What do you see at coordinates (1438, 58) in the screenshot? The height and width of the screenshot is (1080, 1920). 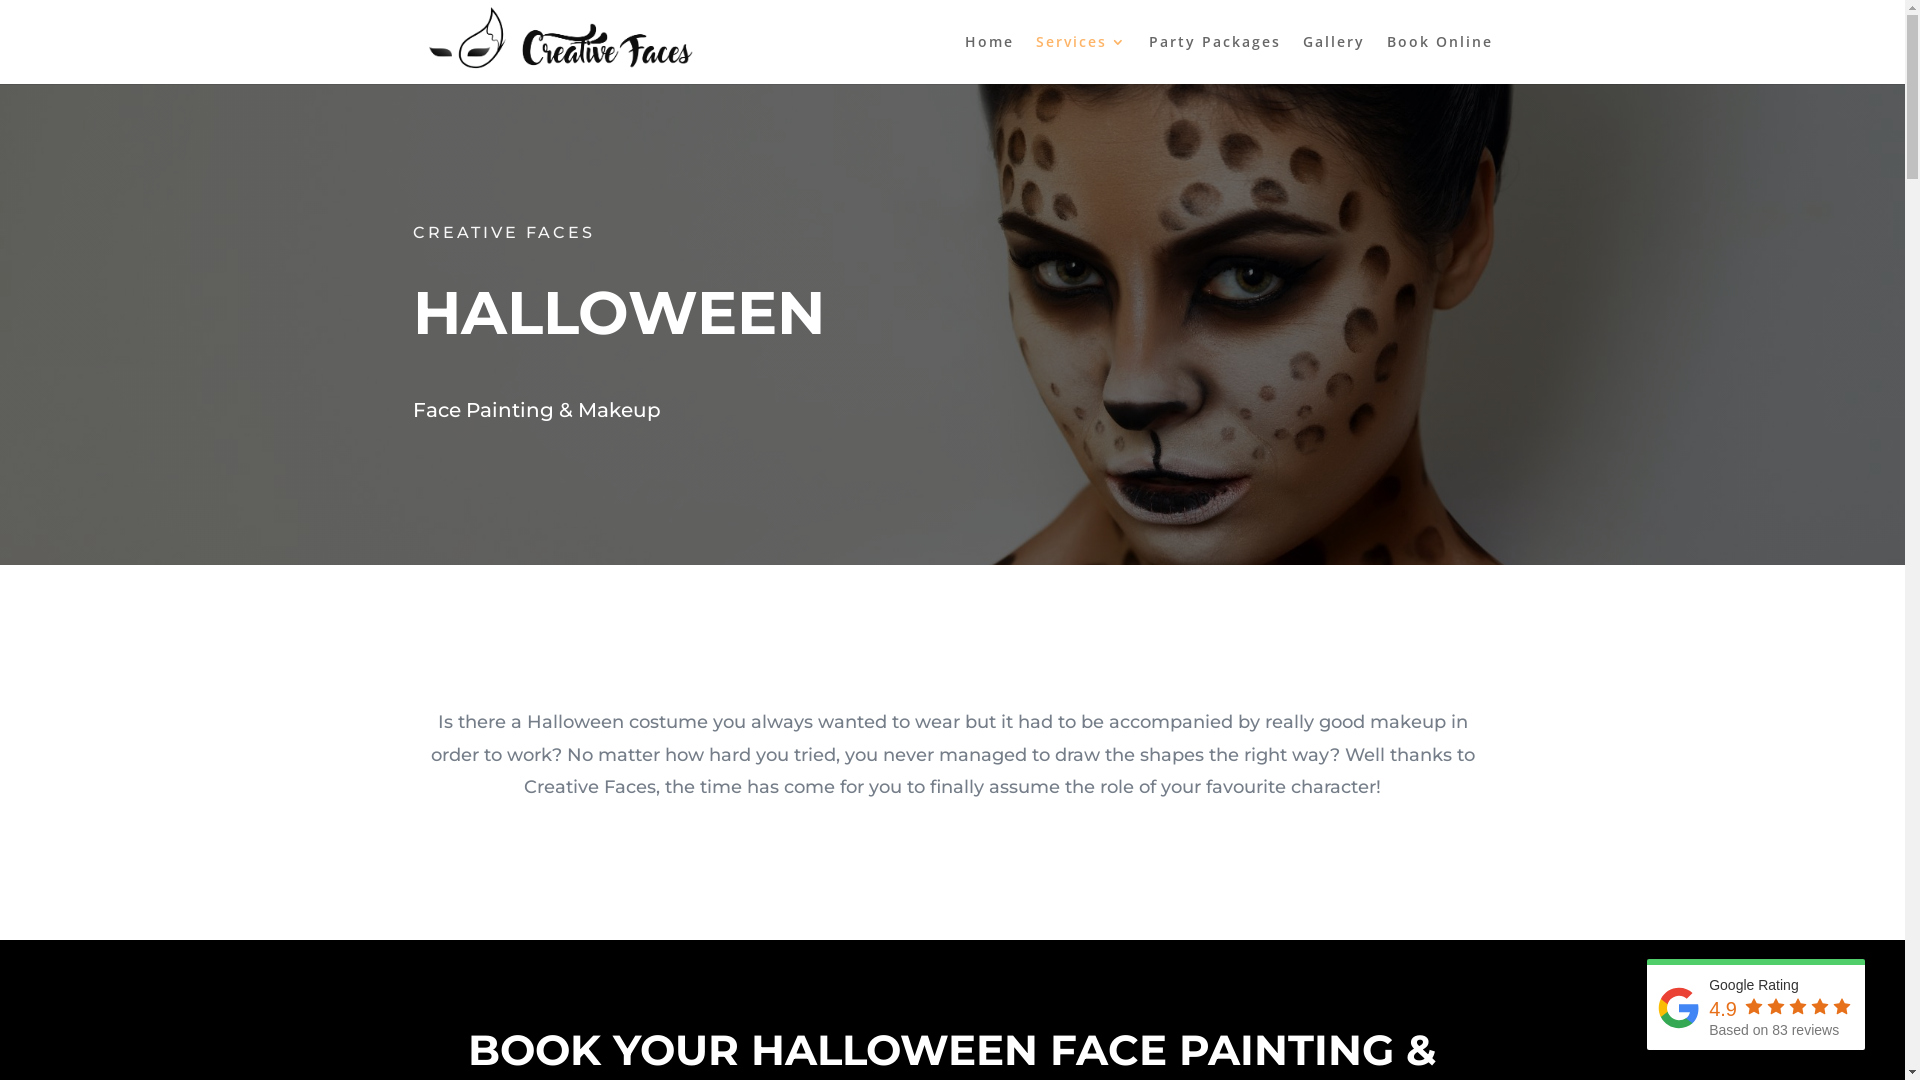 I see `'Book Online'` at bounding box center [1438, 58].